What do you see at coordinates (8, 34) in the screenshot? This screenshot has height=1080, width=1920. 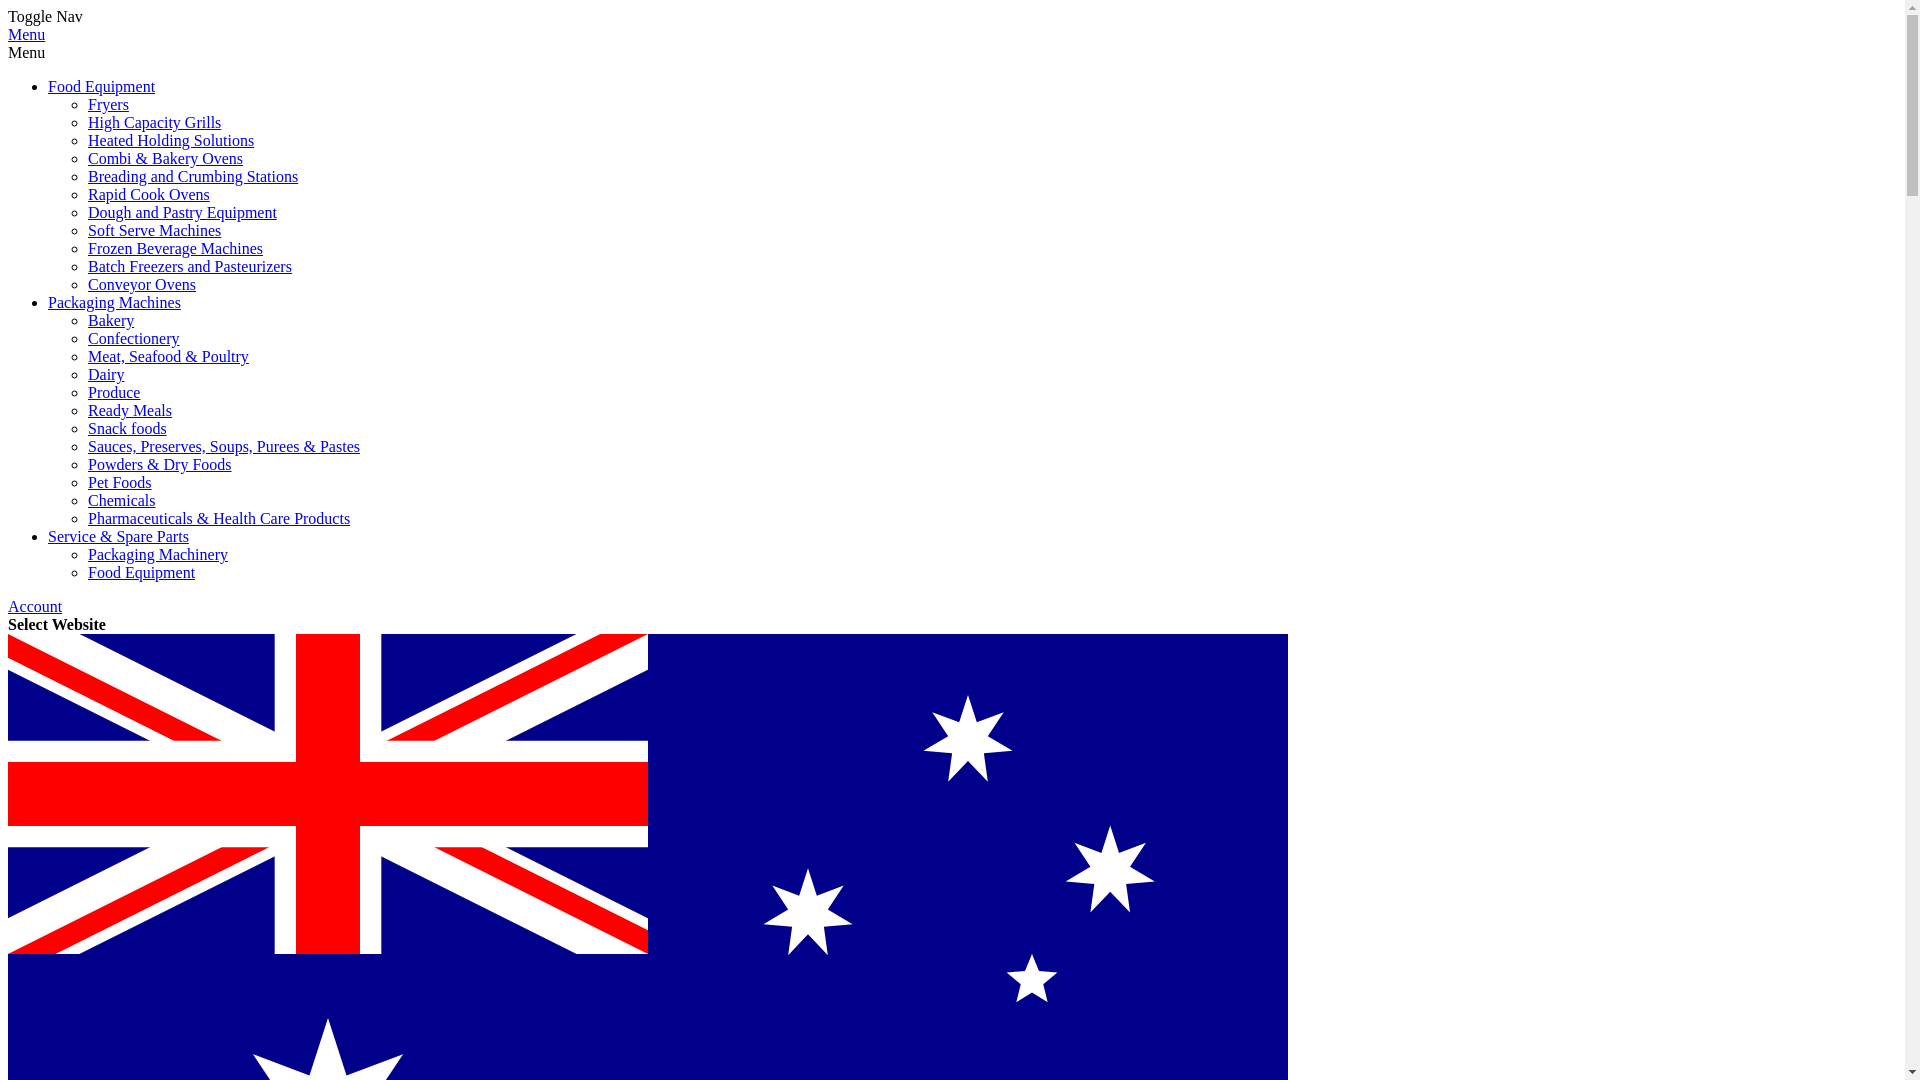 I see `'Menu'` at bounding box center [8, 34].